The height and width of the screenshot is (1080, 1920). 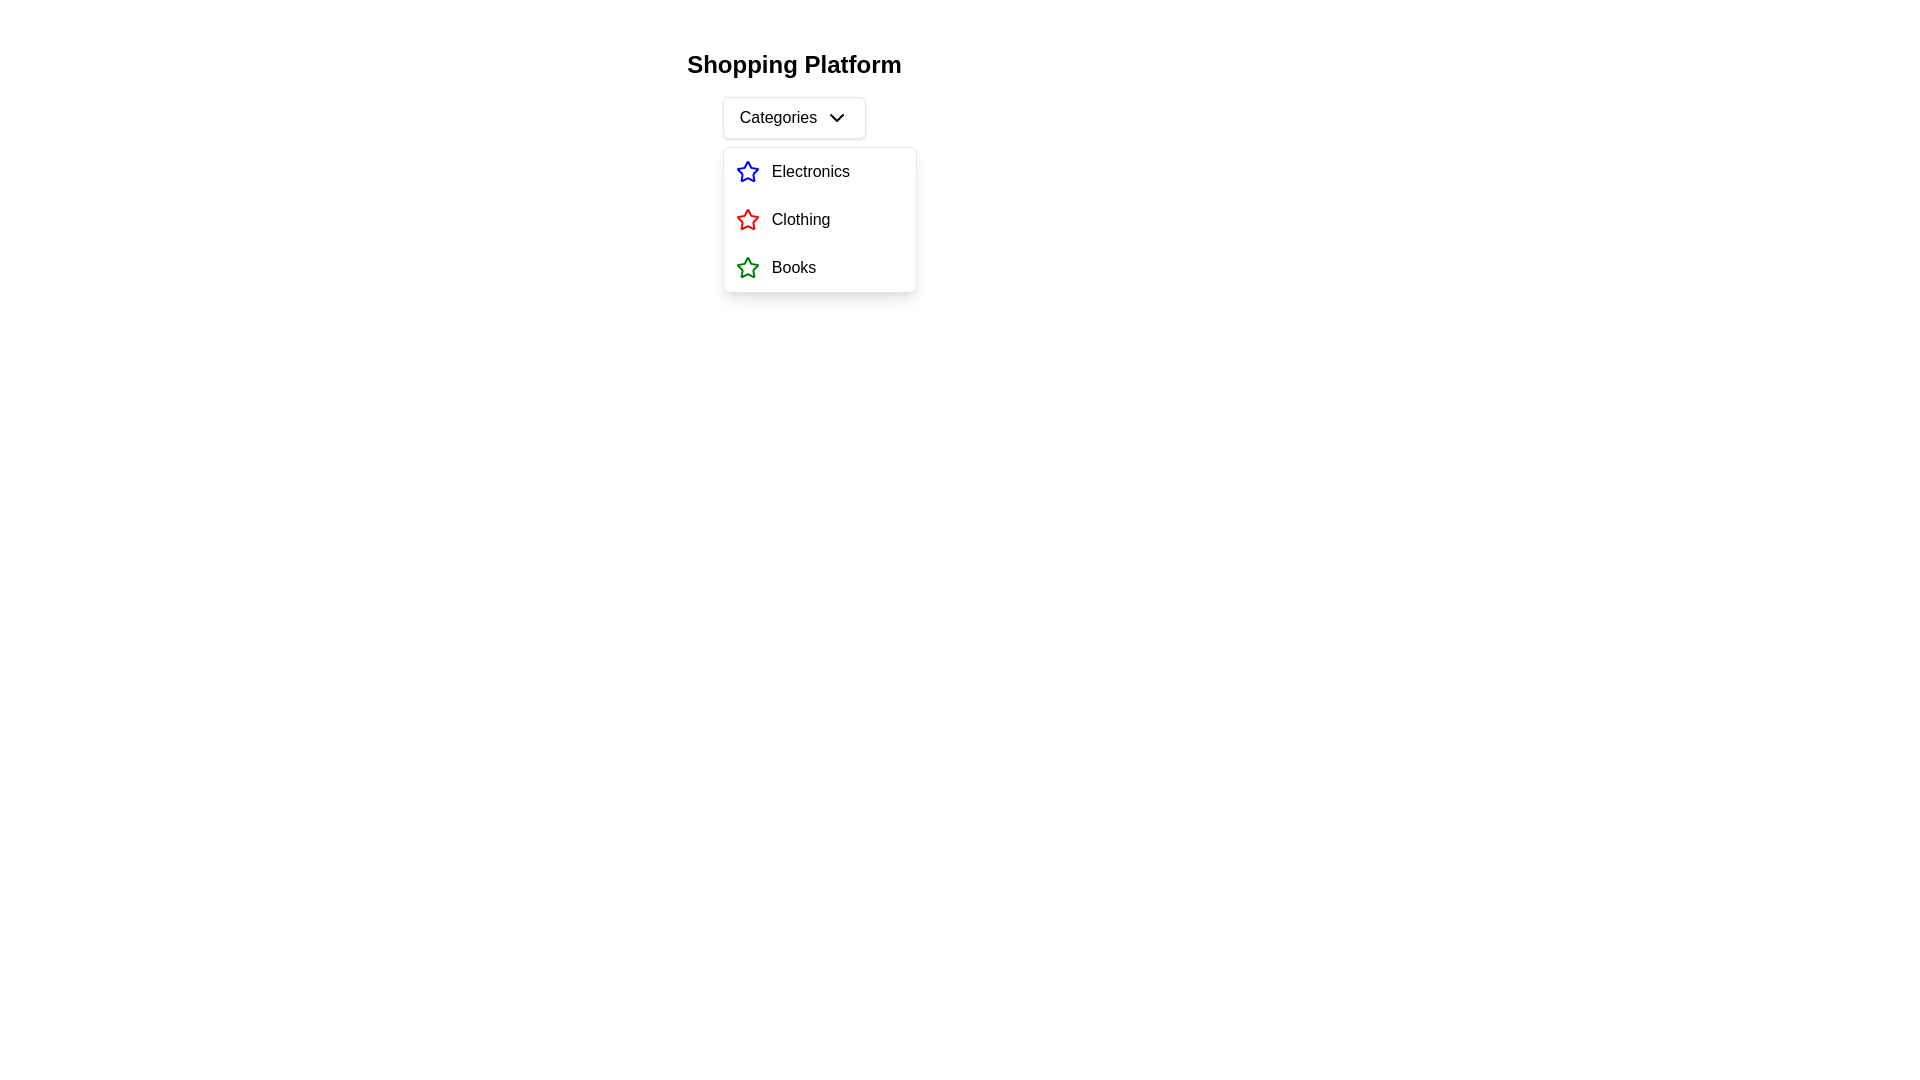 I want to click on the Dropdown button located below the title 'Shopping Platform', so click(x=793, y=118).